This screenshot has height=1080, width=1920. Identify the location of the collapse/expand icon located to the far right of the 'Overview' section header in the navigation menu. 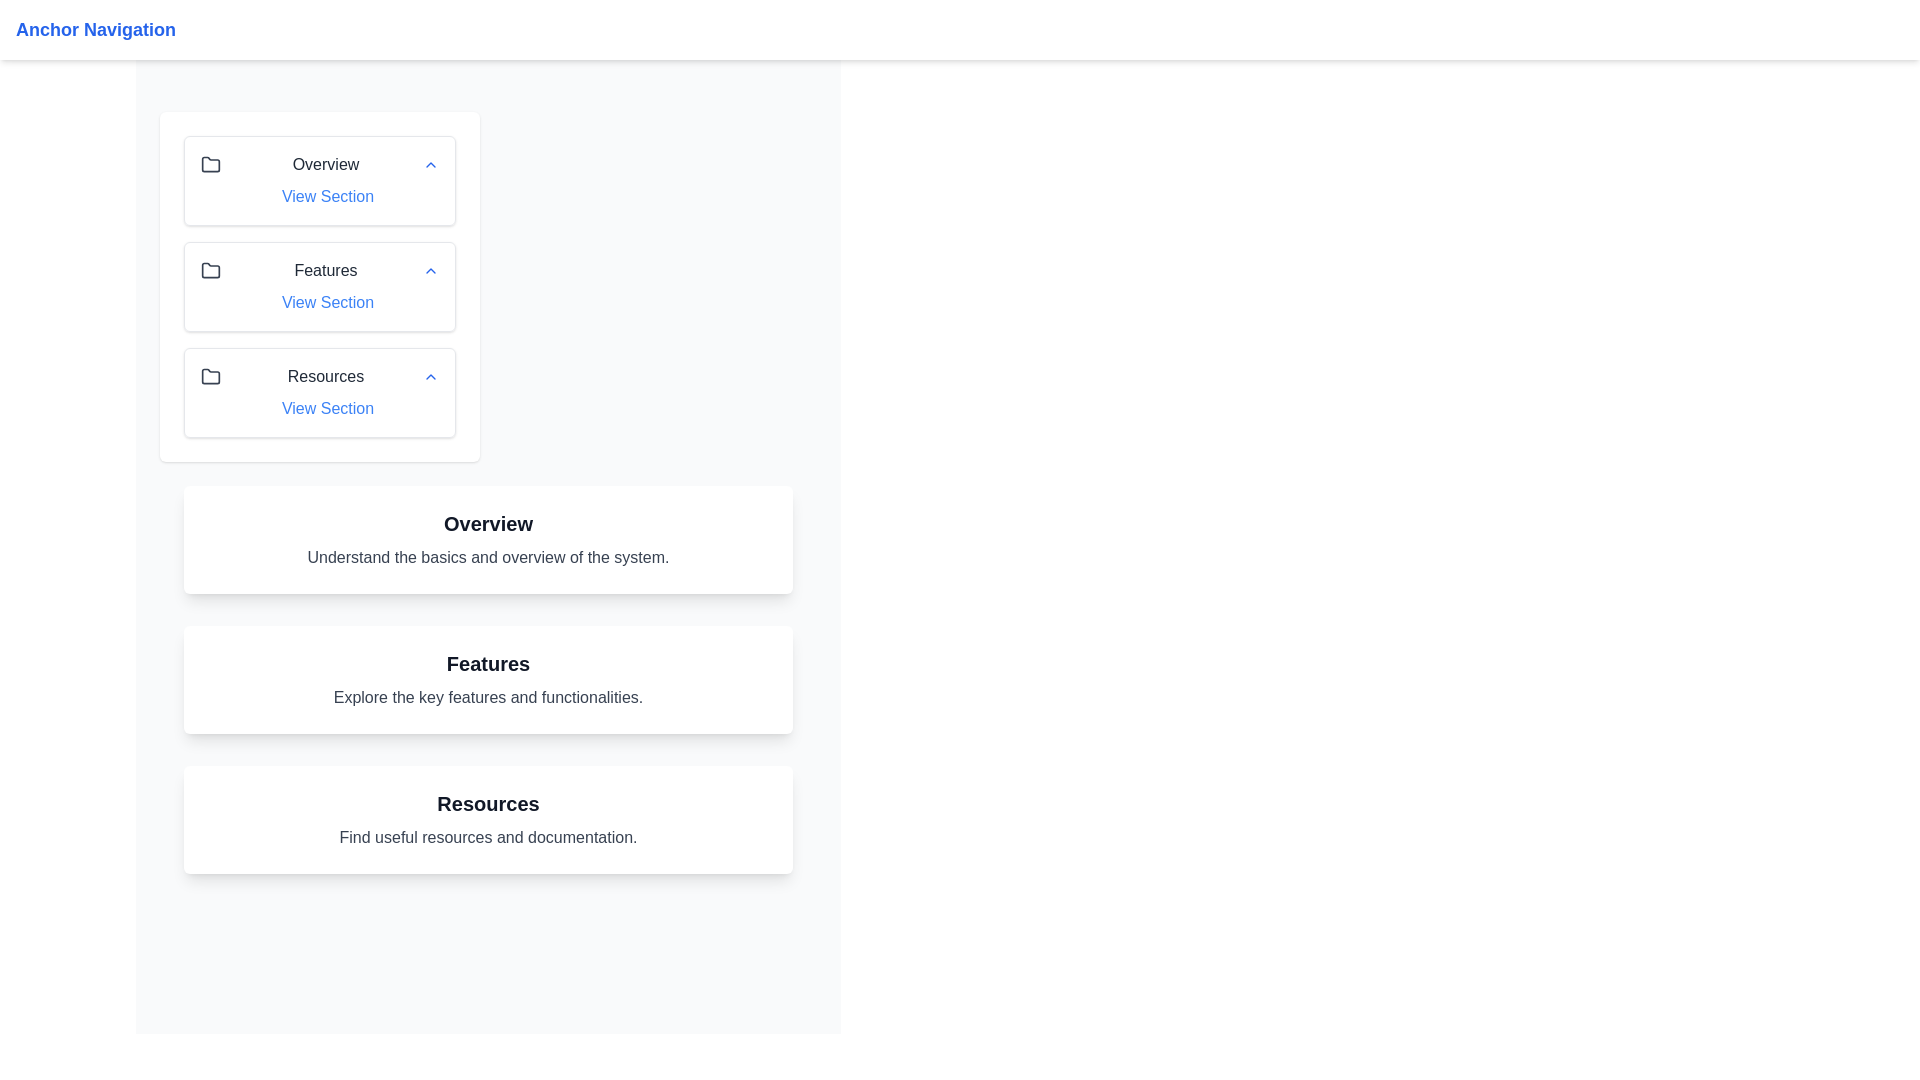
(430, 164).